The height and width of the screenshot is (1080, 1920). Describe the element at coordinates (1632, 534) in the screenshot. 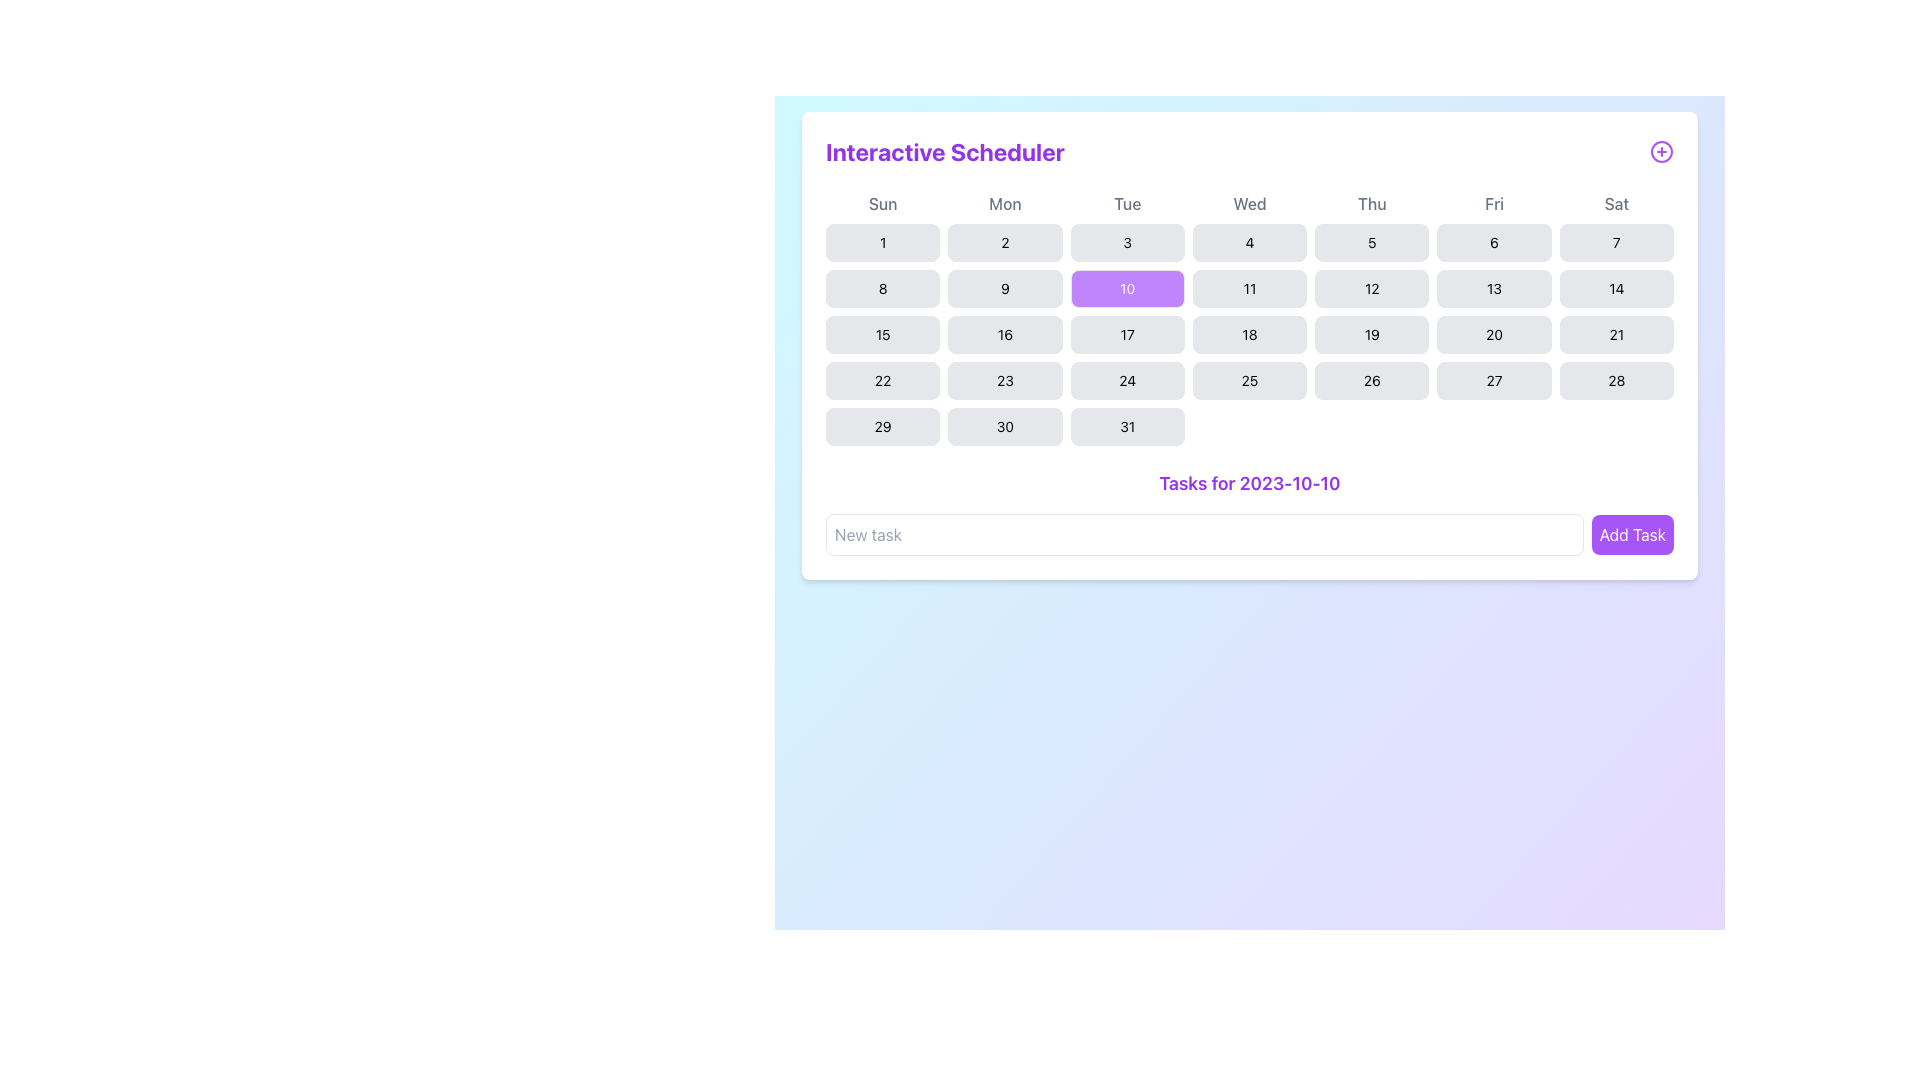

I see `the submit button located in the bottom-right part of the scheduler interface` at that location.